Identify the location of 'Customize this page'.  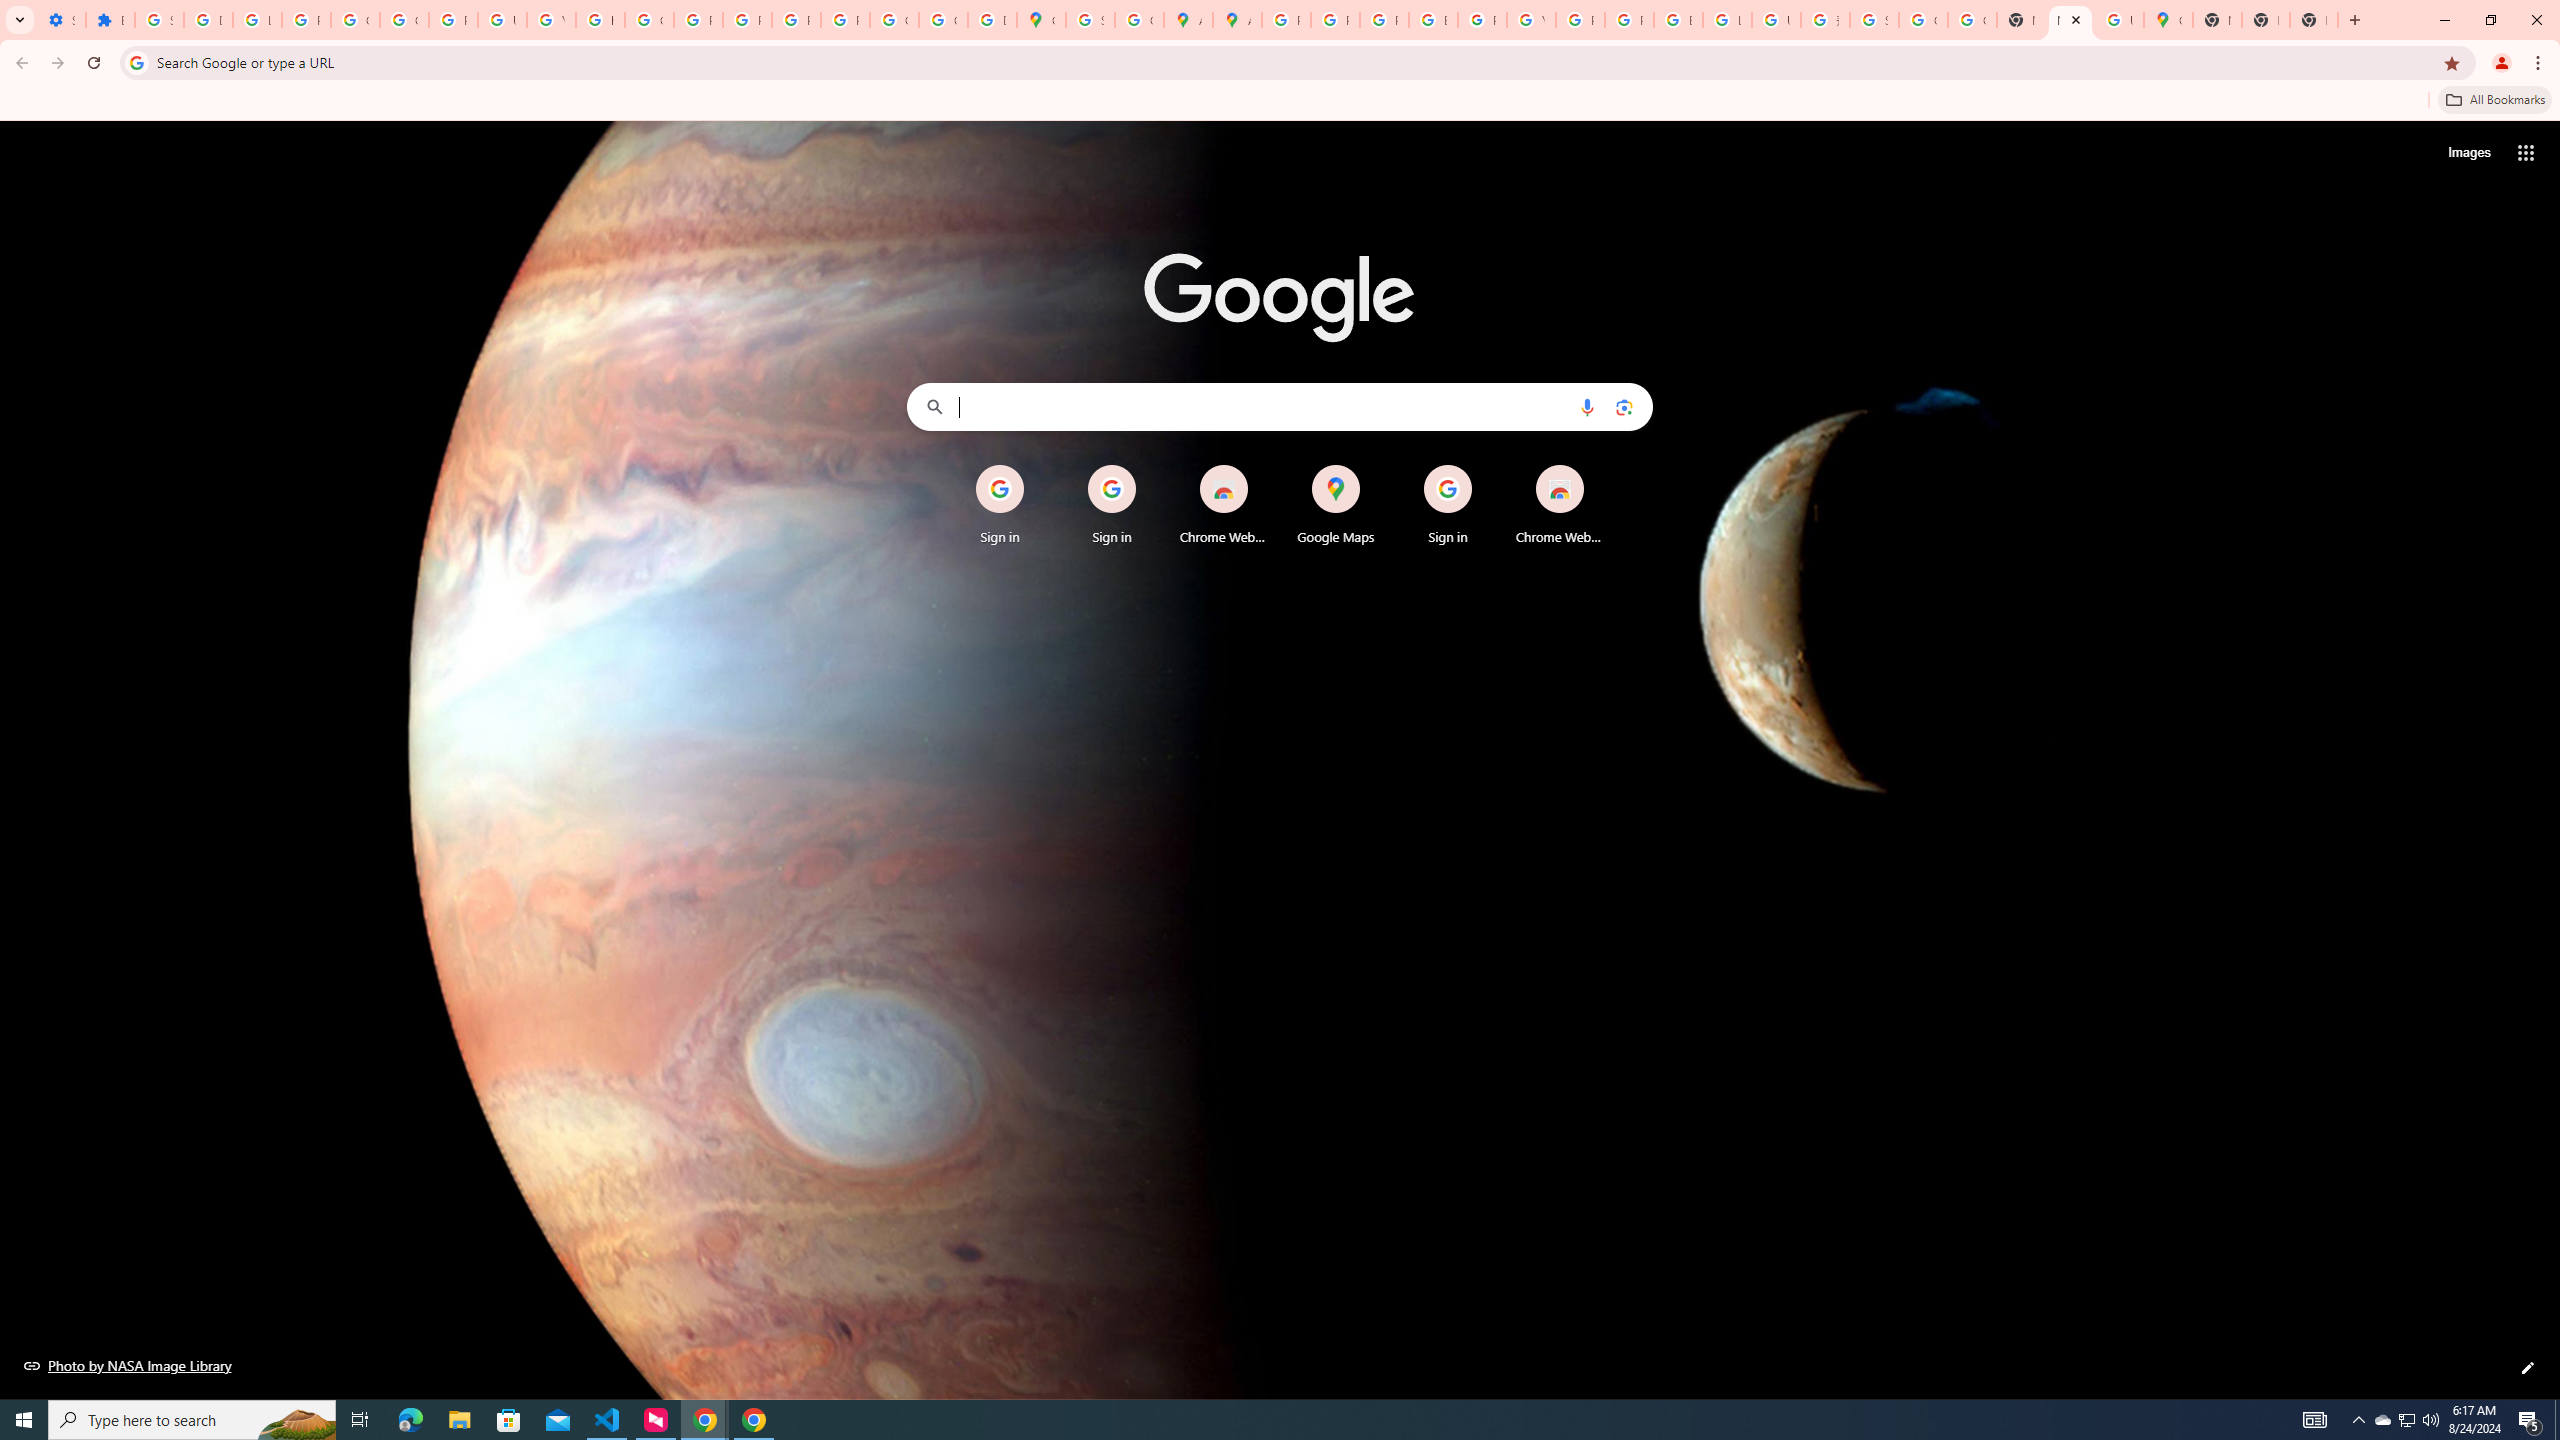
(2527, 1367).